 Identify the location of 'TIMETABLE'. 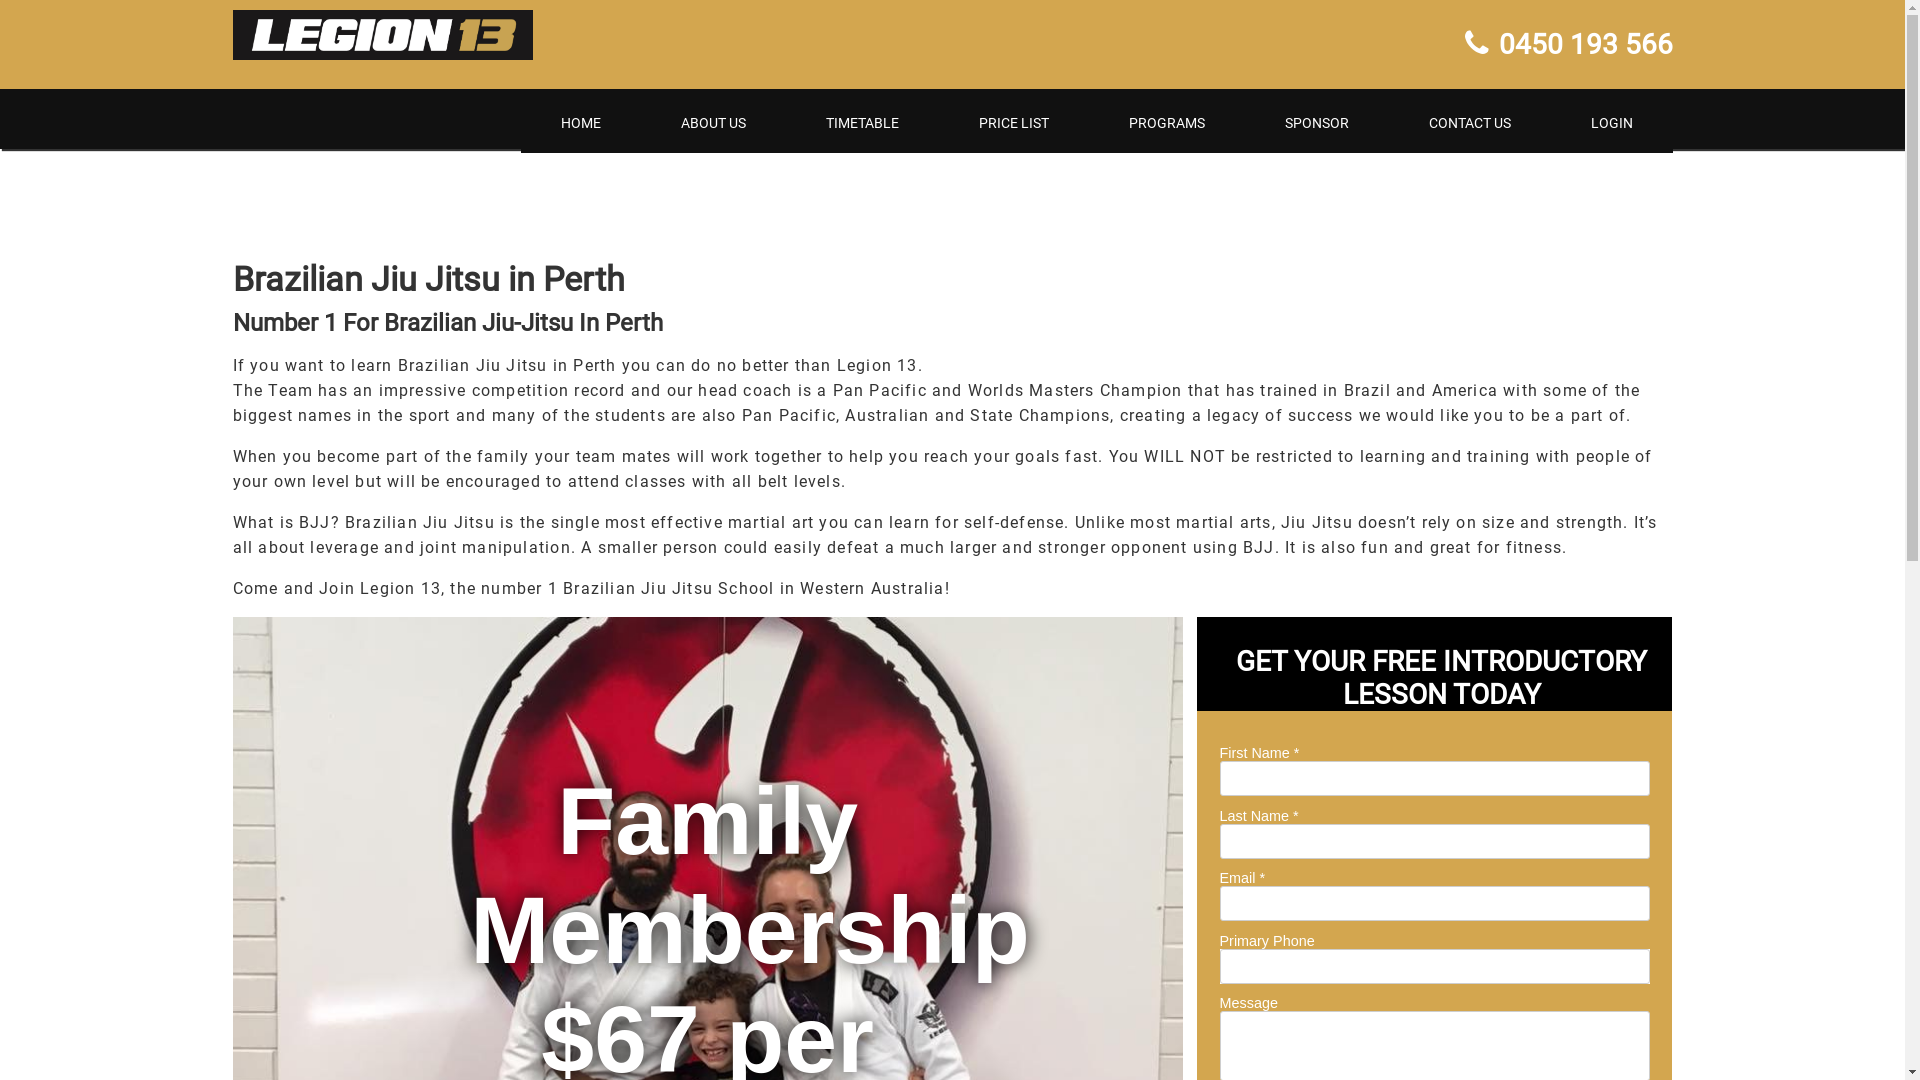
(862, 123).